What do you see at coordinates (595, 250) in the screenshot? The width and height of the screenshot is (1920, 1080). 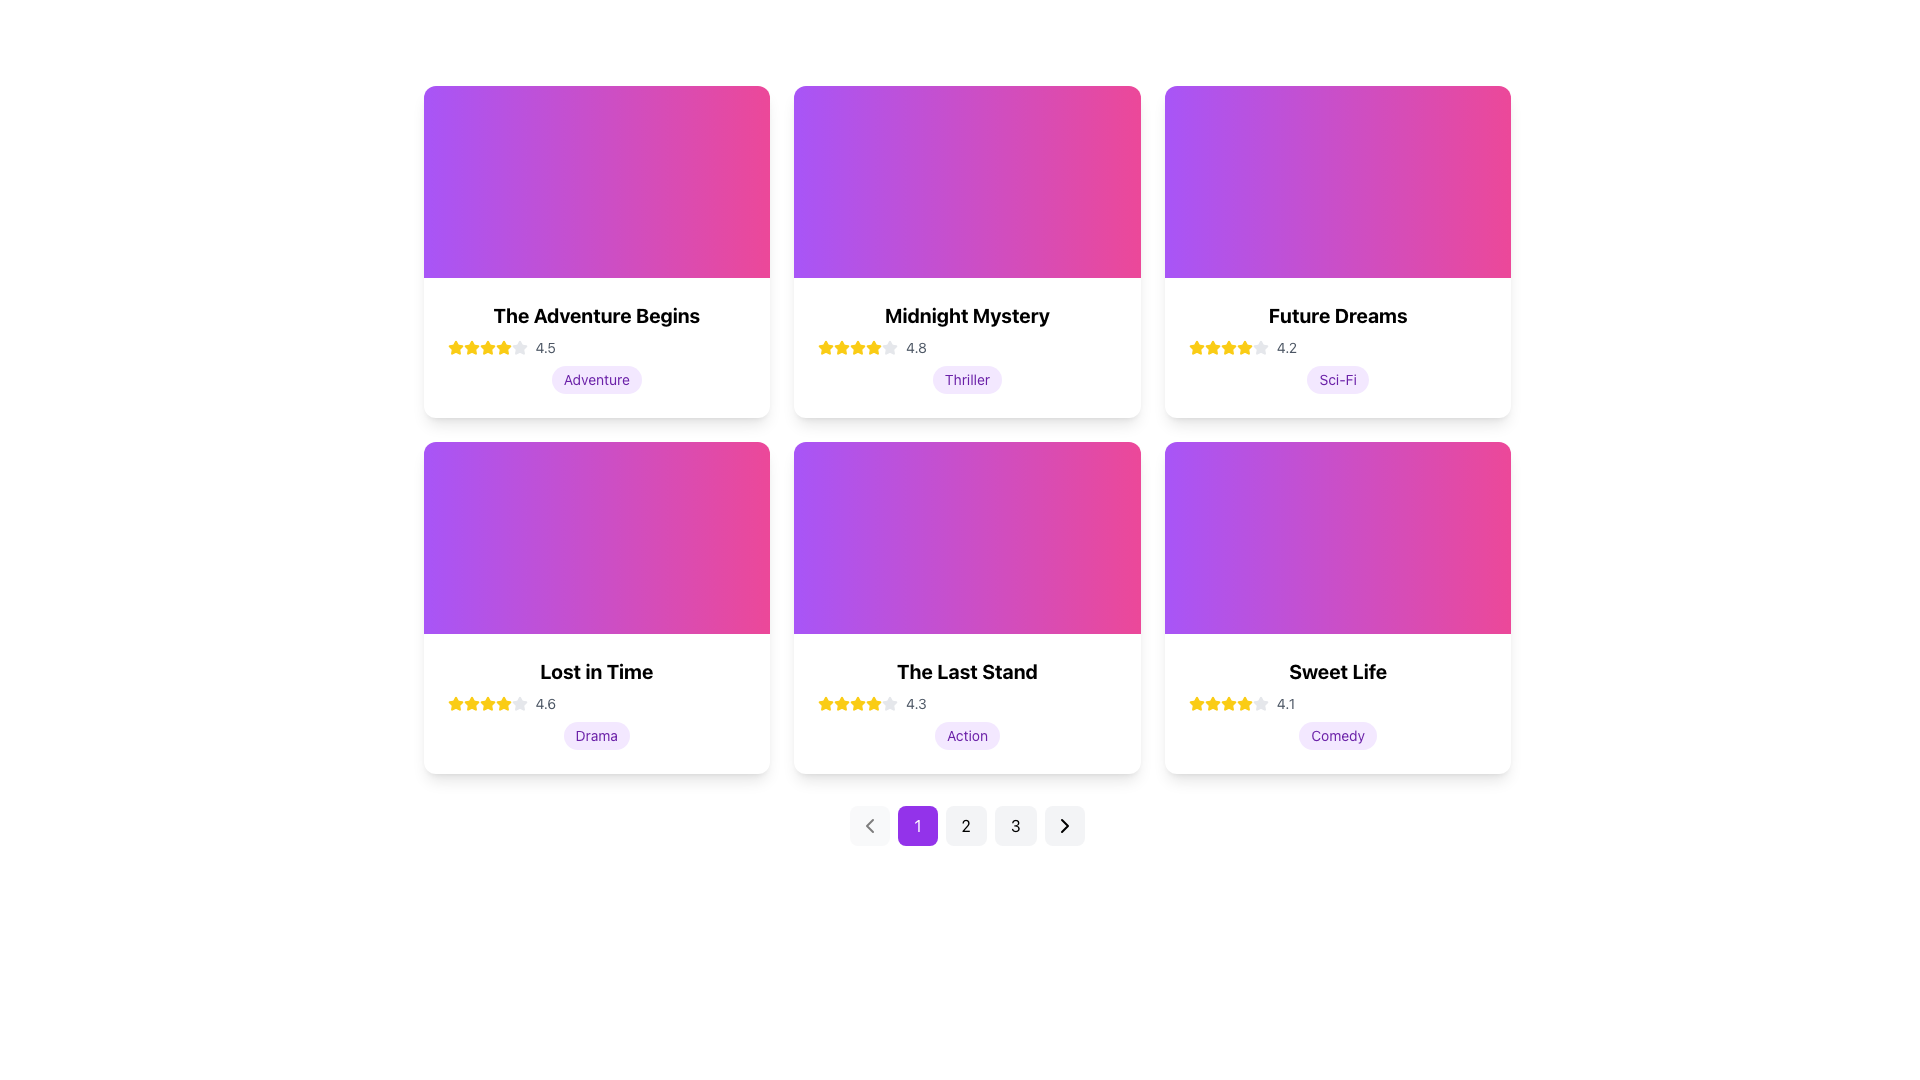 I see `the card element displaying information about a specific item, located in the first column of the first row of a grid-based layout` at bounding box center [595, 250].